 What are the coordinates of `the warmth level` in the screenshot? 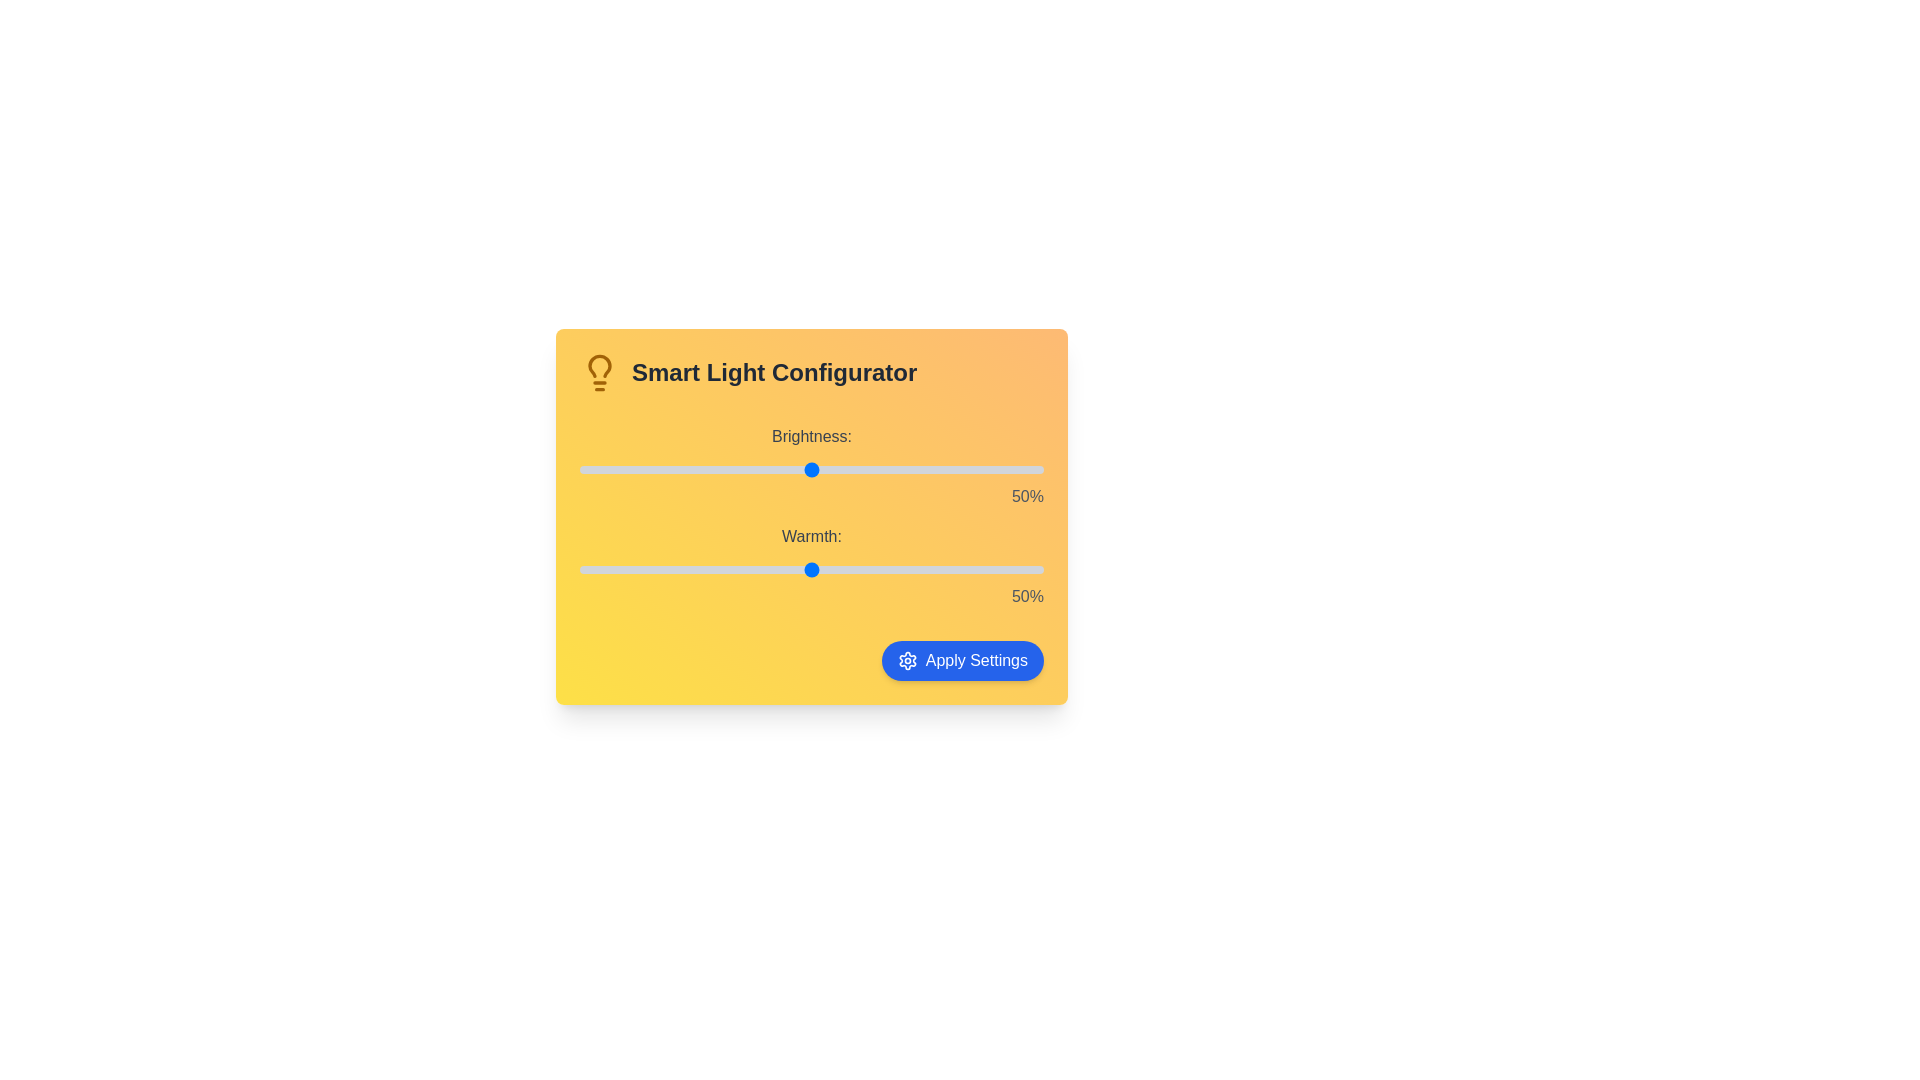 It's located at (602, 570).